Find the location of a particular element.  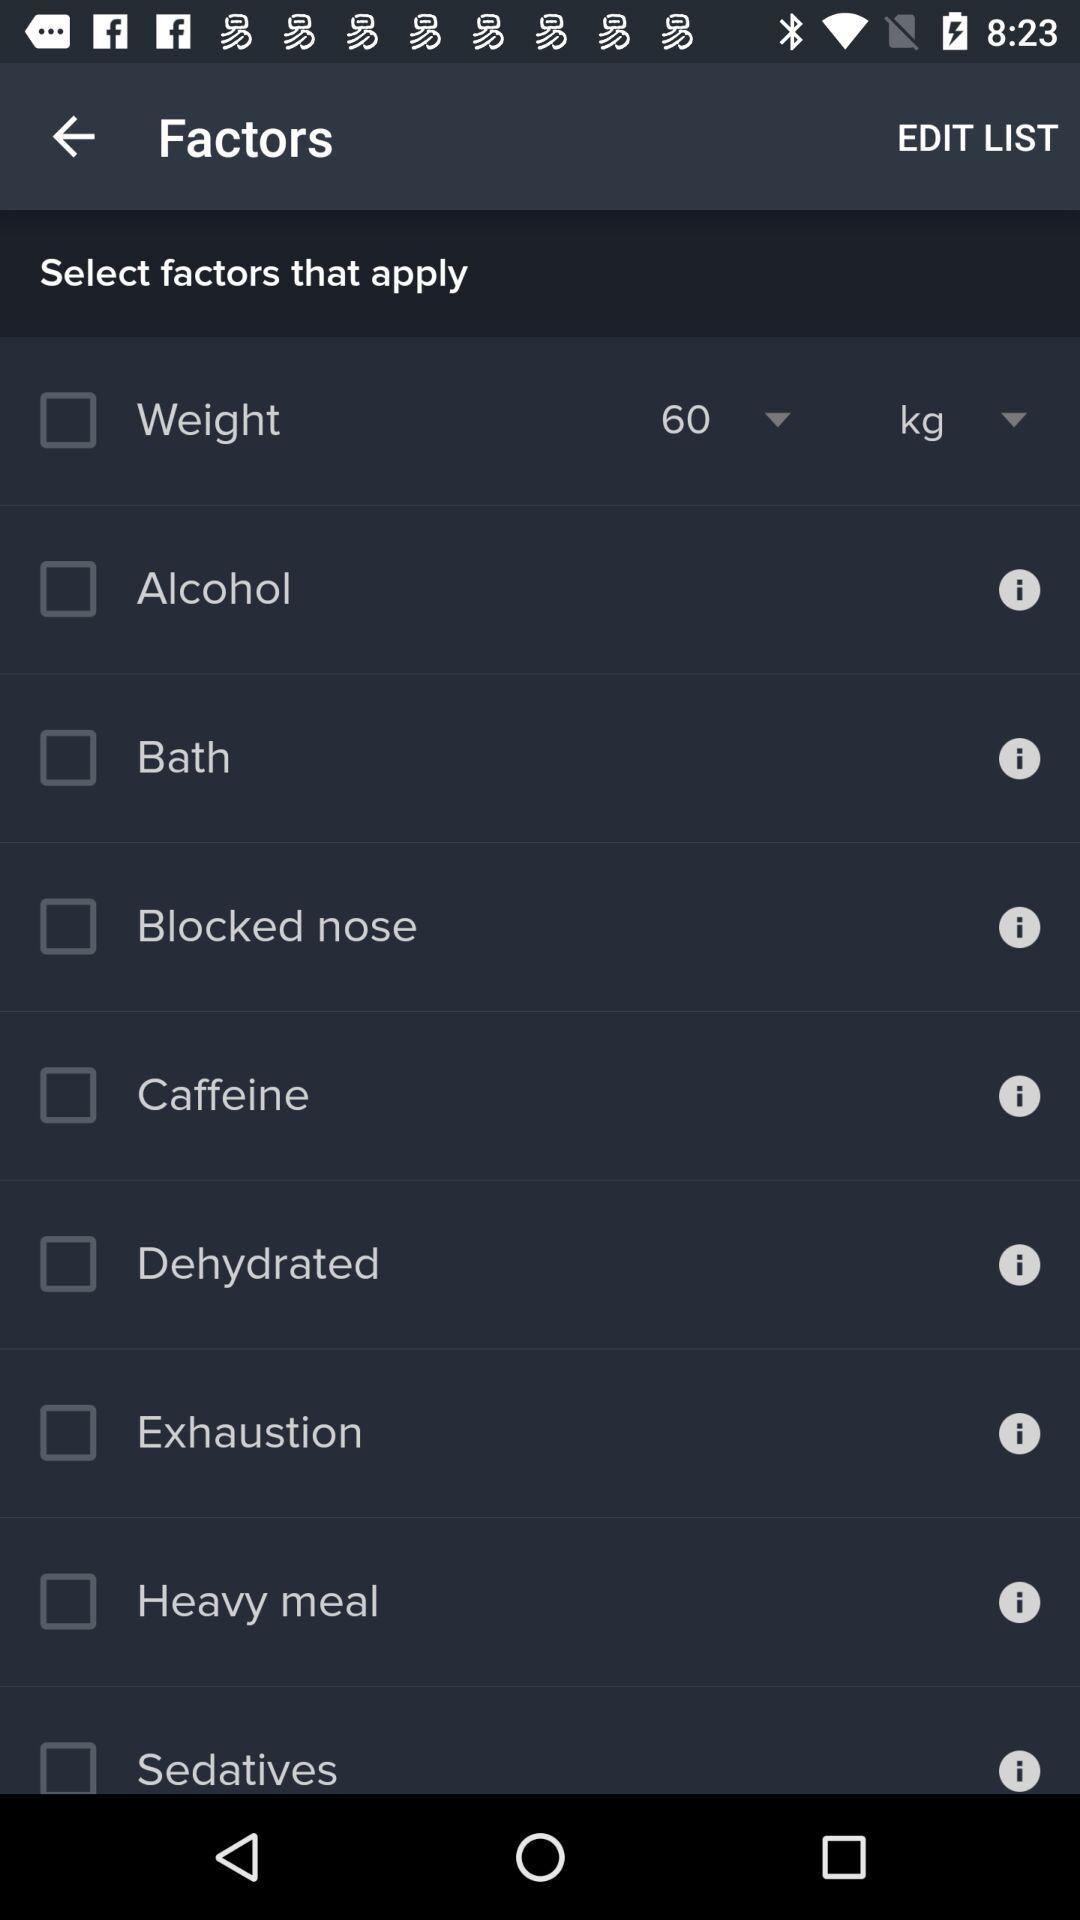

information is located at coordinates (1019, 757).